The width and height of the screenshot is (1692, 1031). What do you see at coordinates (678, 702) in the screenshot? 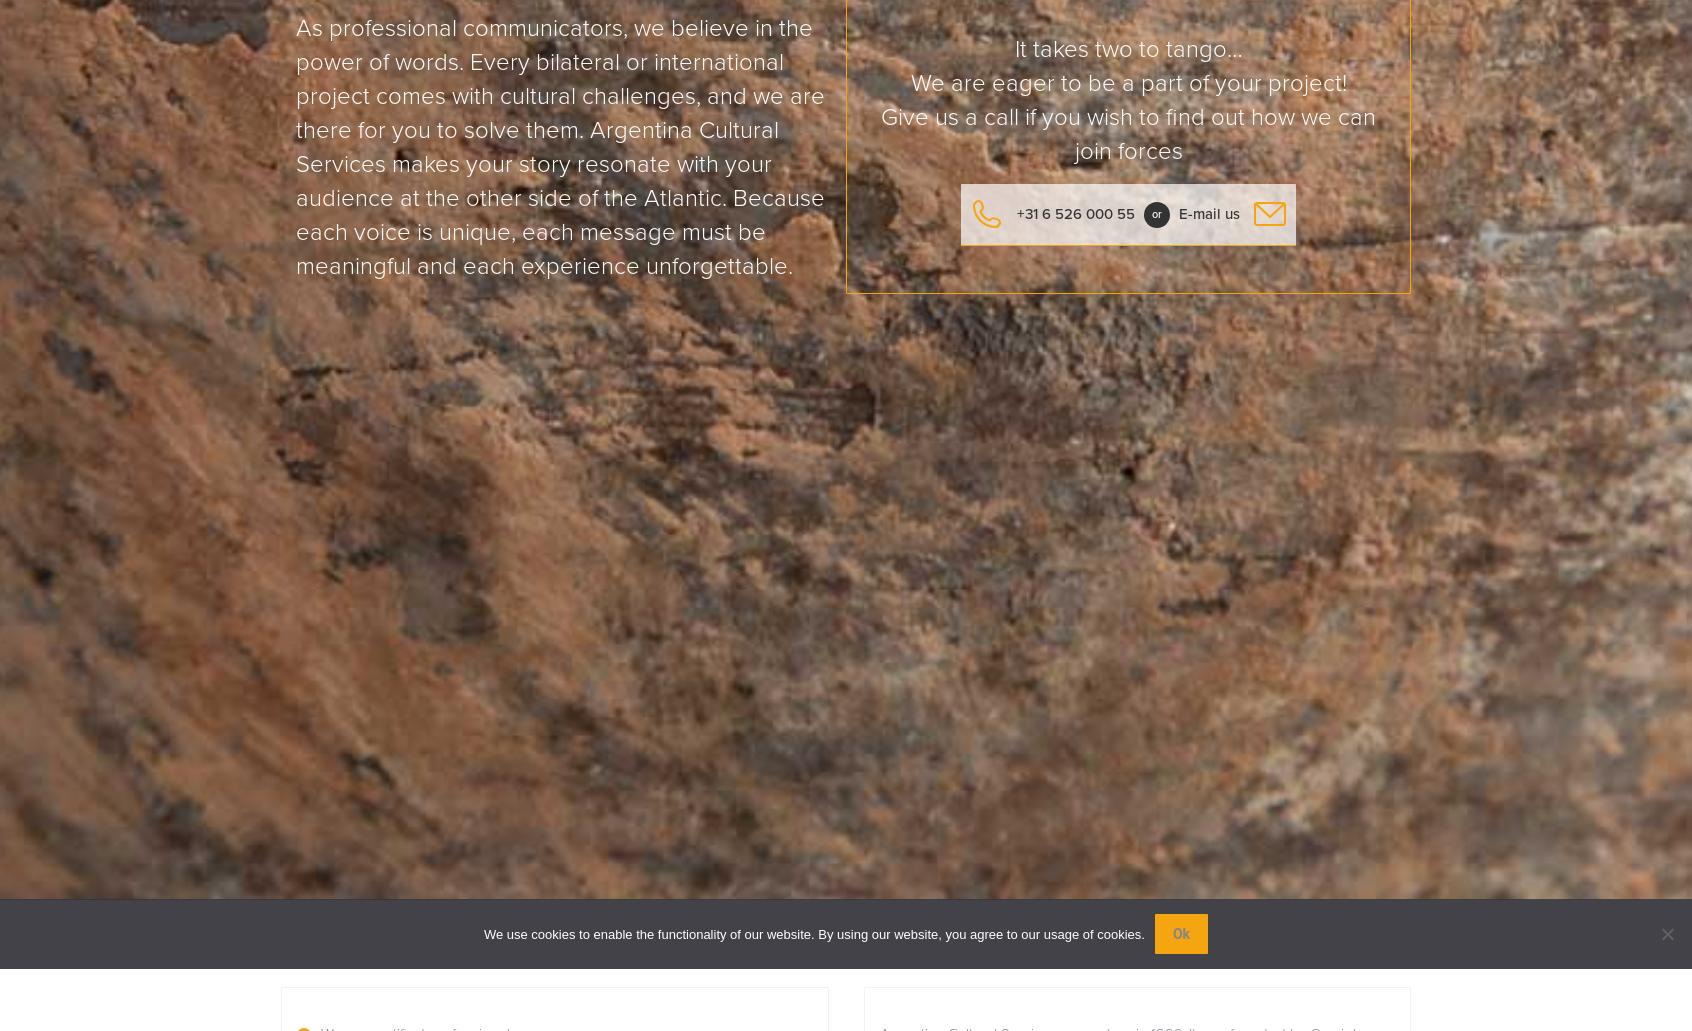
I see `'Find us on:'` at bounding box center [678, 702].